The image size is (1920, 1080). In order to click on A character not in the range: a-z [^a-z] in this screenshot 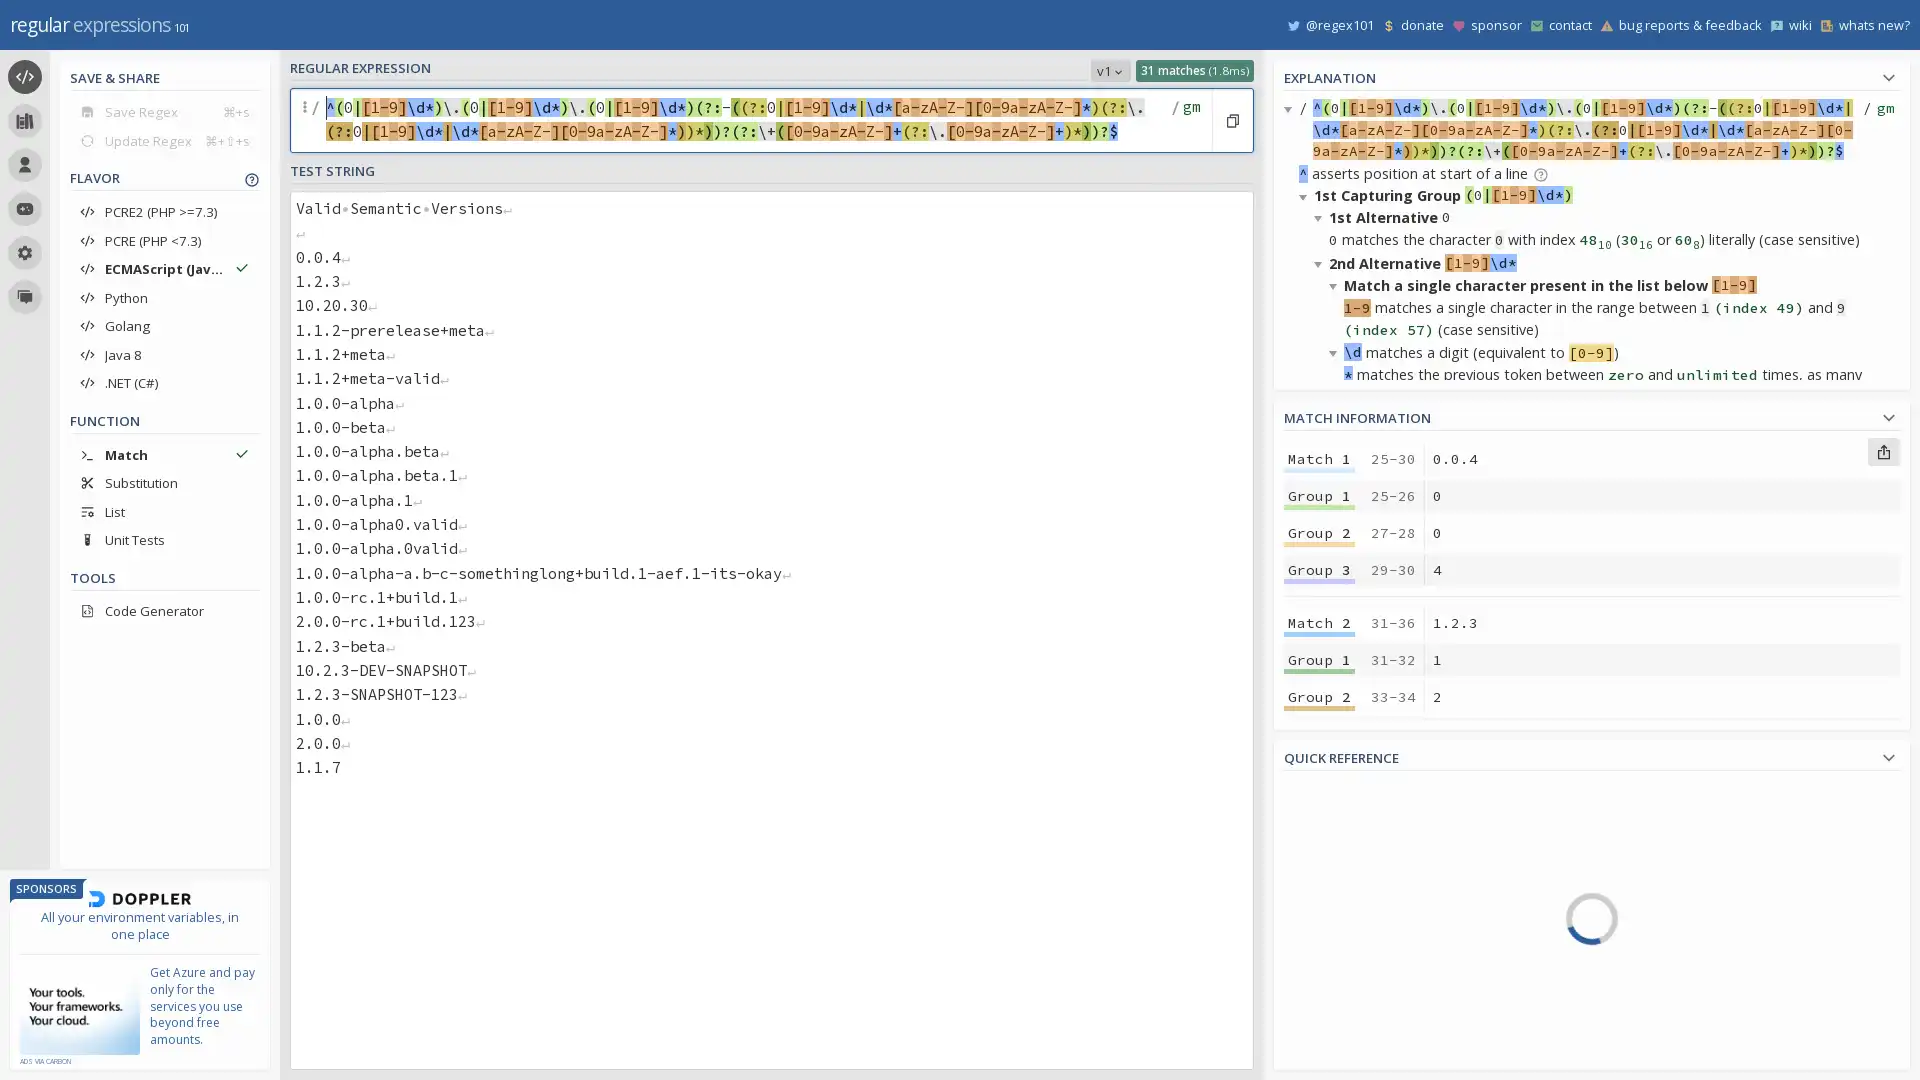, I will do `click(1691, 876)`.